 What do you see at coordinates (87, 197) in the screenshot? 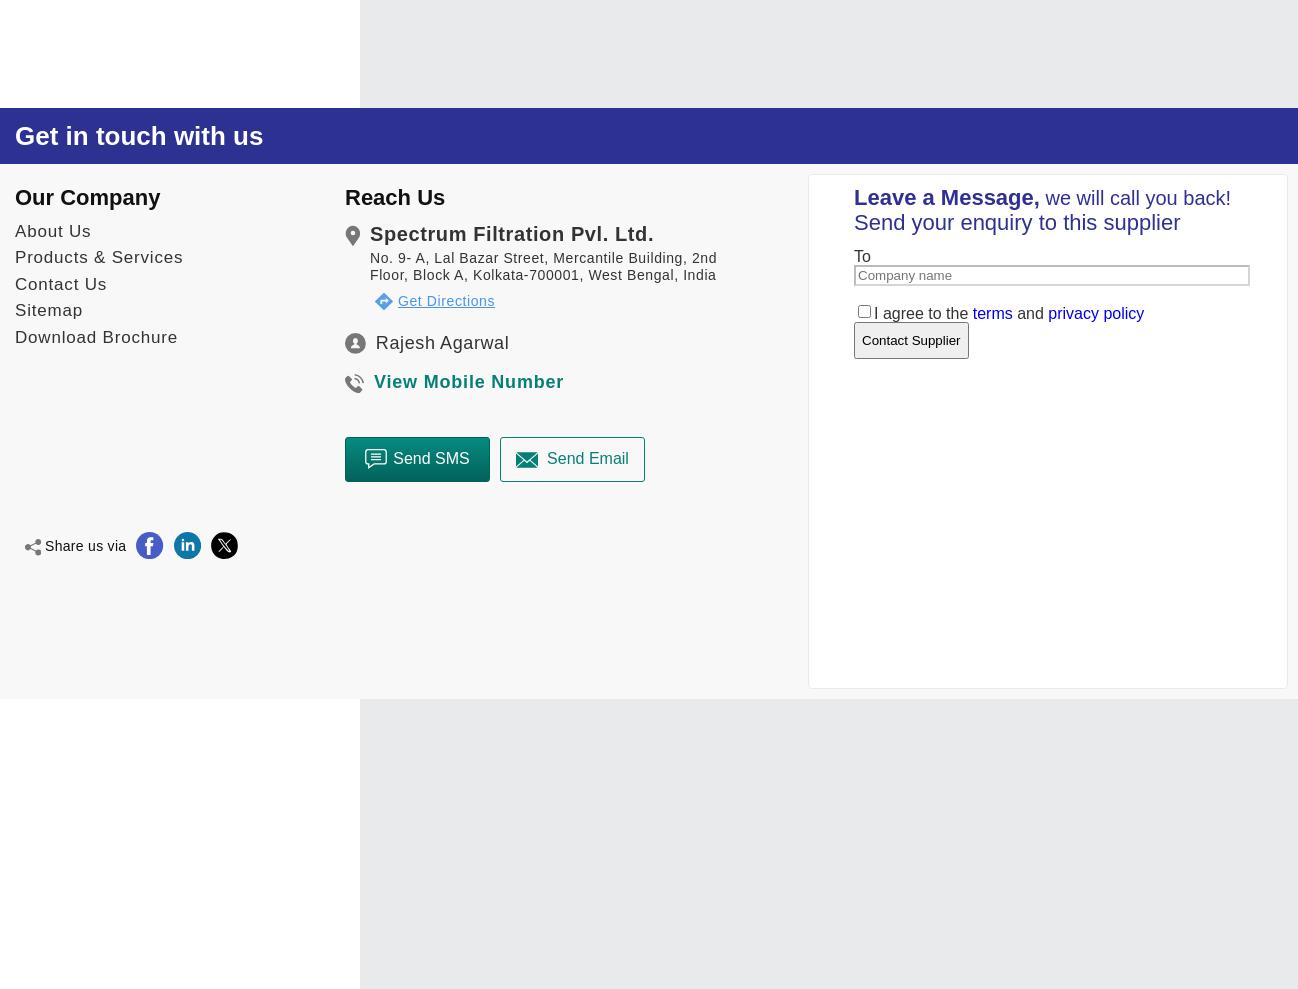
I see `'Our Company'` at bounding box center [87, 197].